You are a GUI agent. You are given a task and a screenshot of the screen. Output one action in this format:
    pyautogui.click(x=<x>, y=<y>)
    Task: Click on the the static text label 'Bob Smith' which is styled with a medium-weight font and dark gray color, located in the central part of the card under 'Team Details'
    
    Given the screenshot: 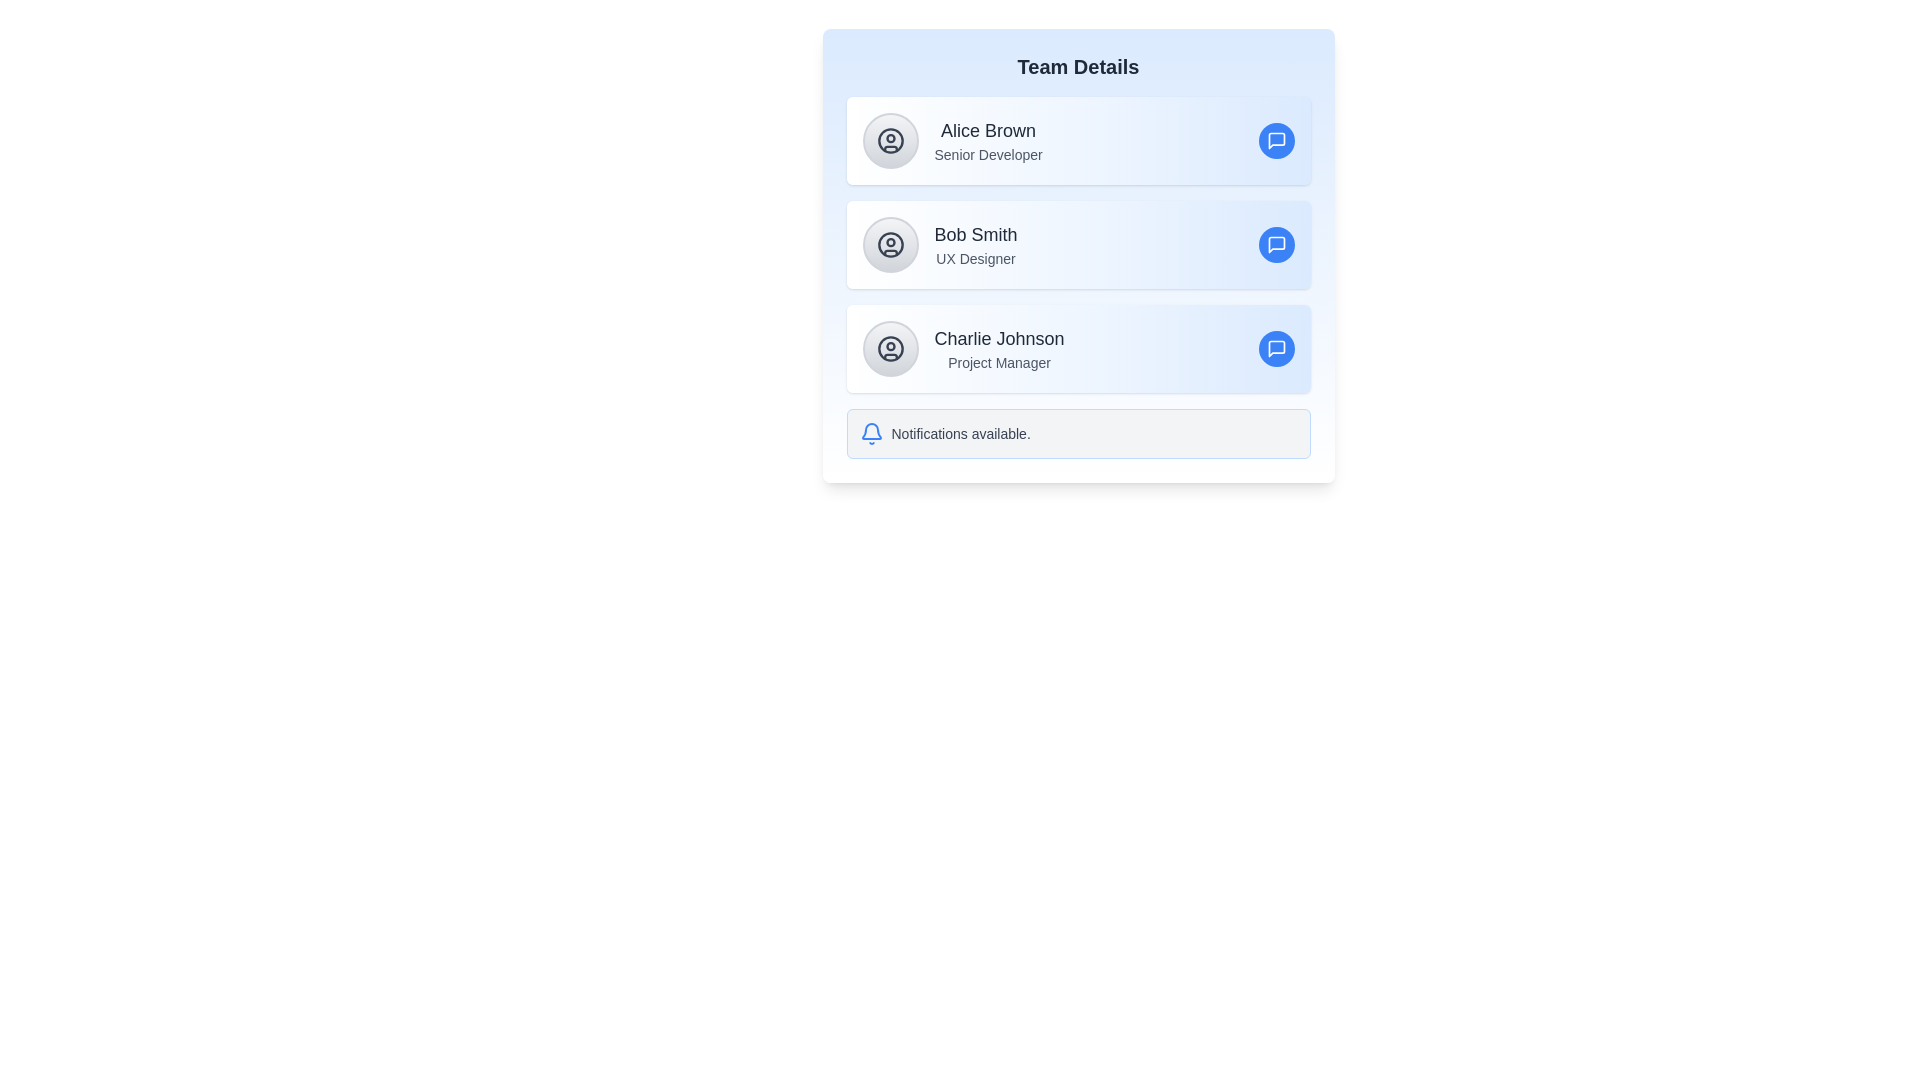 What is the action you would take?
    pyautogui.click(x=975, y=234)
    